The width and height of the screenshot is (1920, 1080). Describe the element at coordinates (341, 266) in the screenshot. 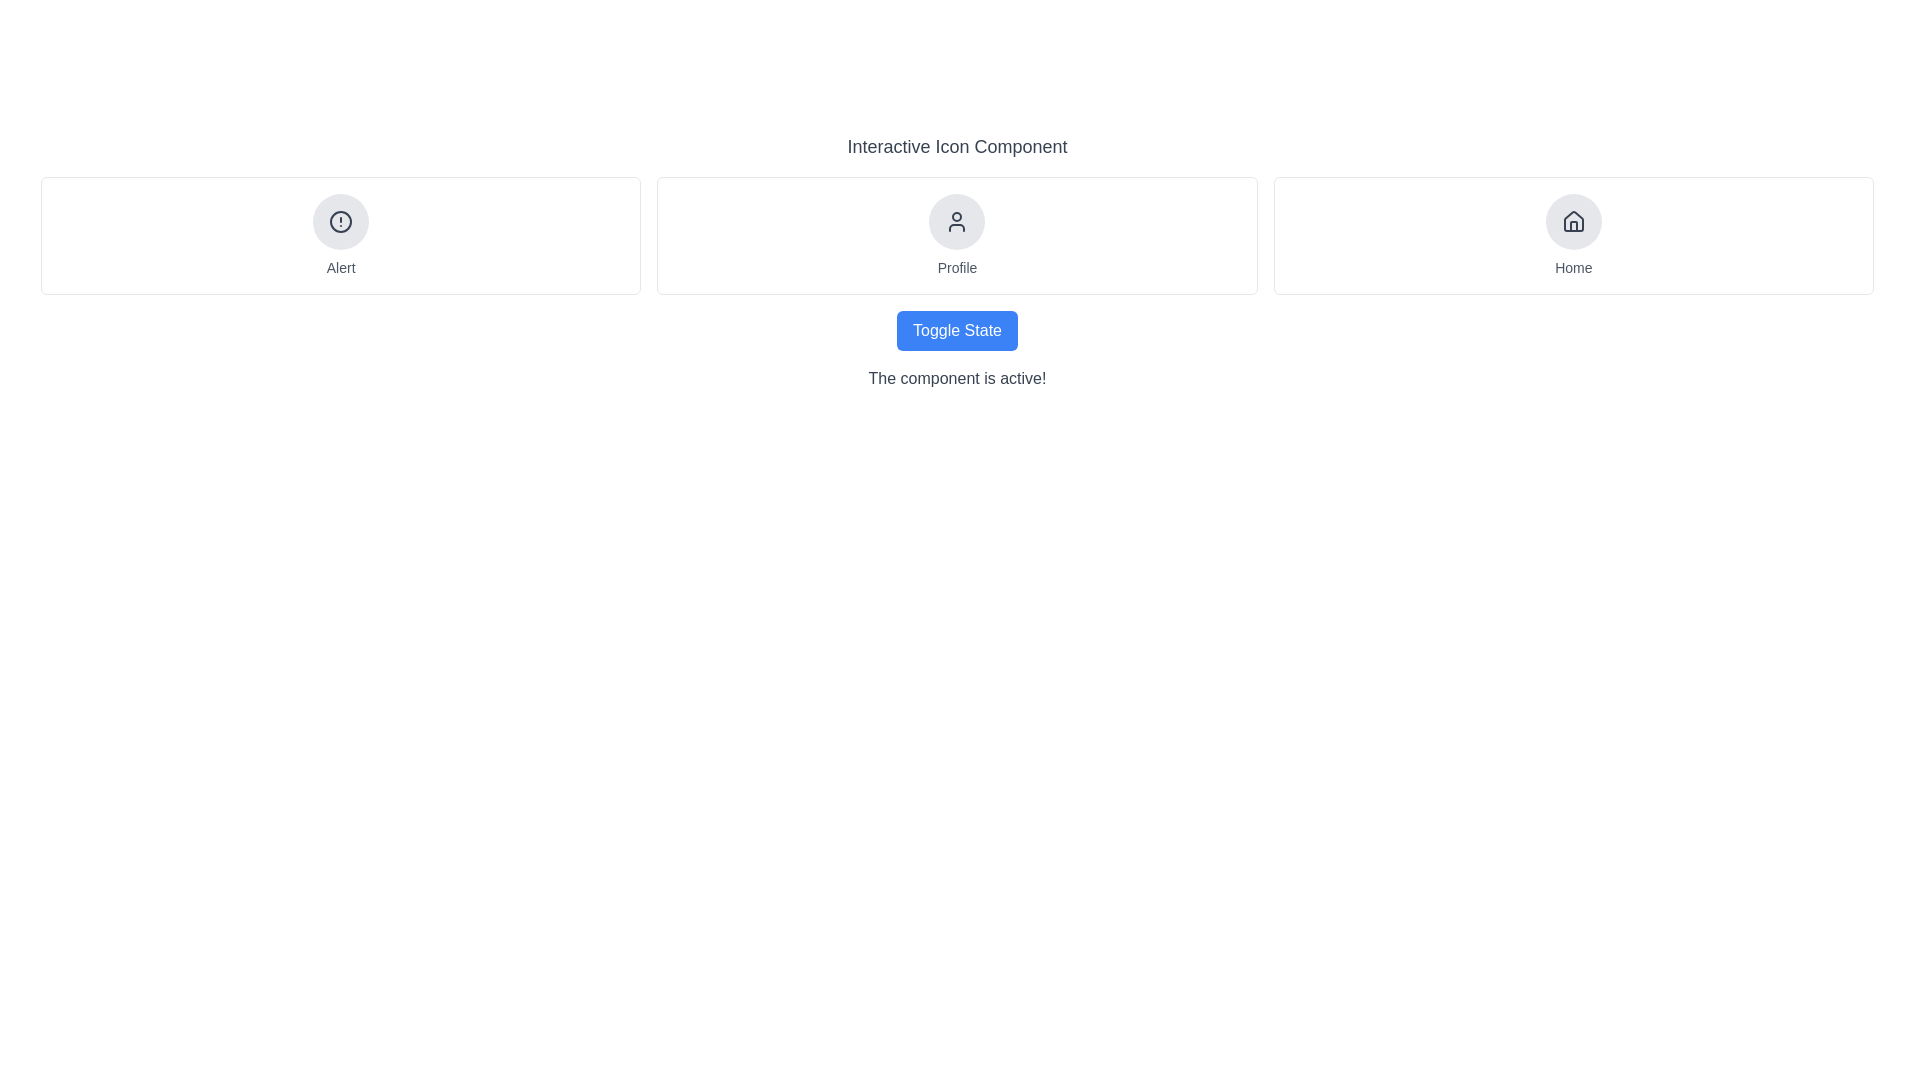

I see `the text label displaying 'alert' in lowercase letters, which is centered below a circular exclamation mark icon within a bordered and rounded rectangle` at that location.